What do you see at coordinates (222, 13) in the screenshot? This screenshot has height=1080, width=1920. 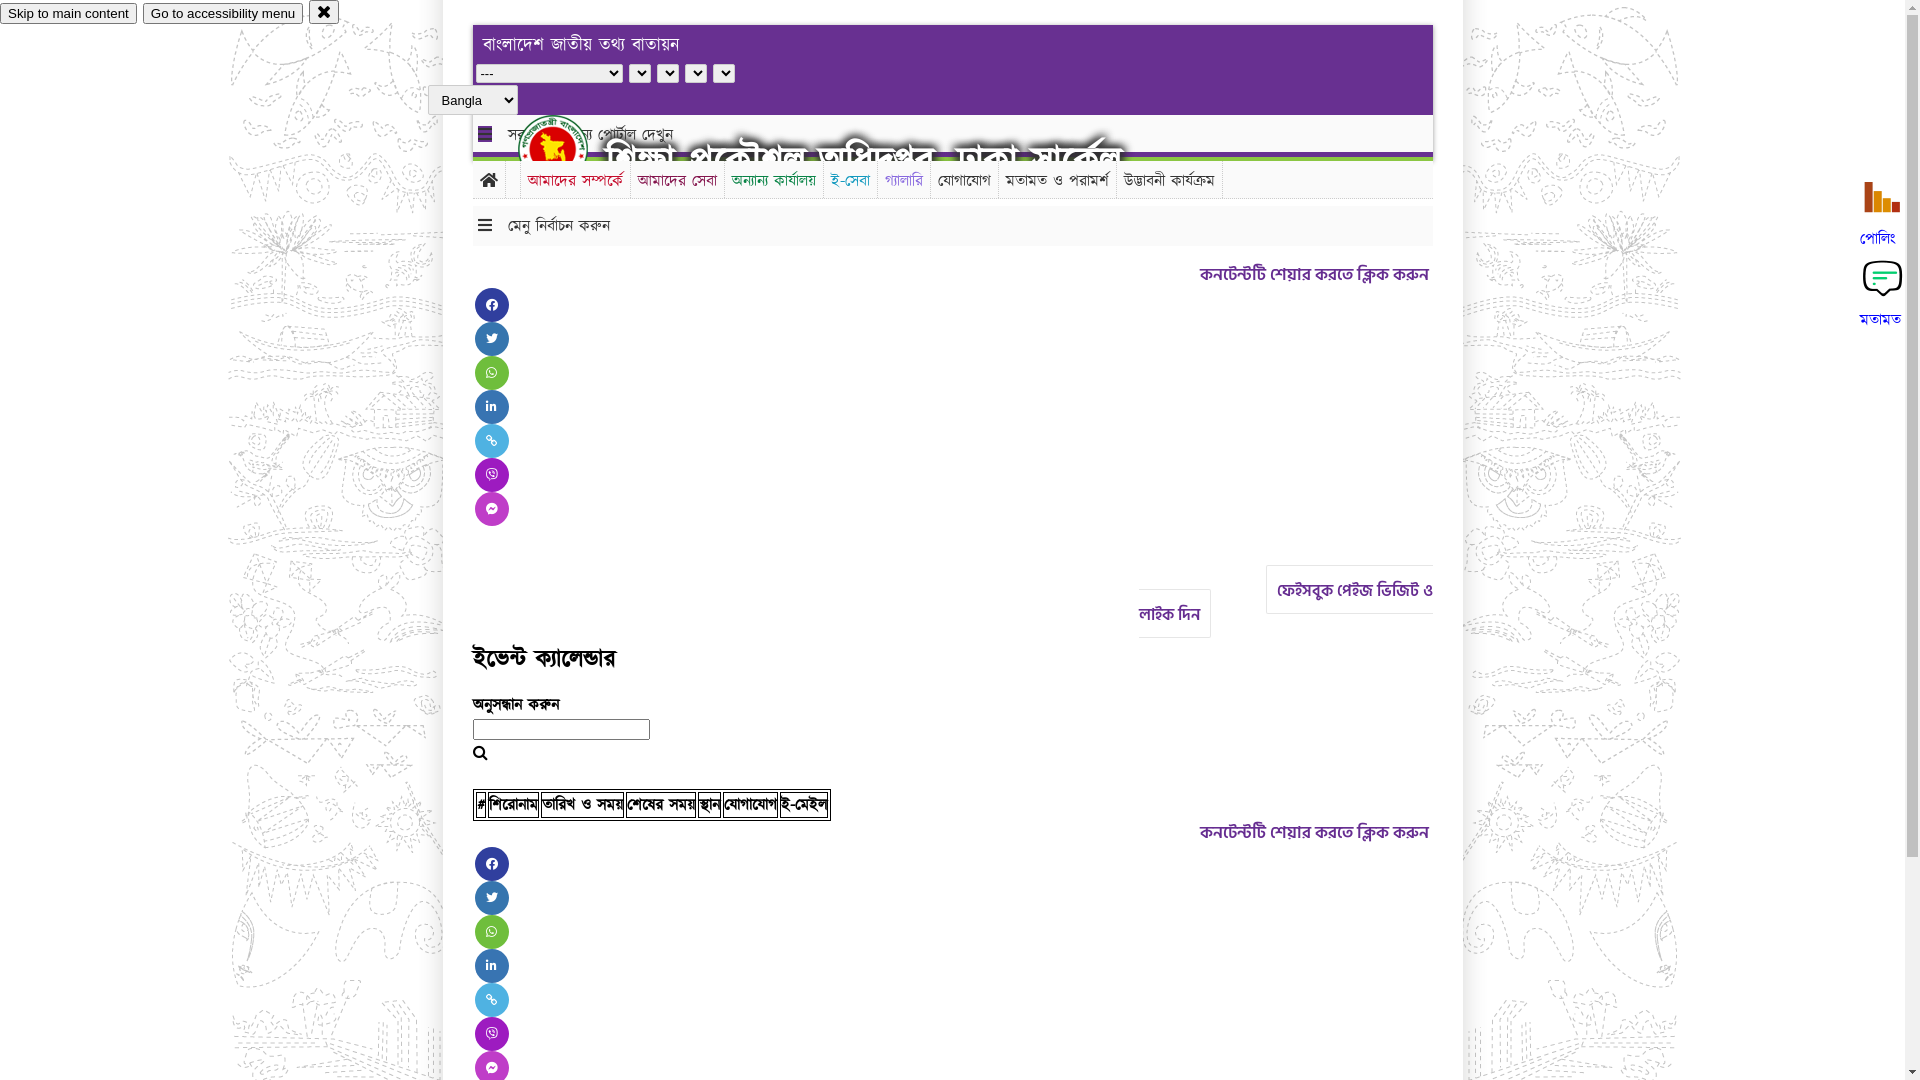 I see `'Go to accessibility menu'` at bounding box center [222, 13].